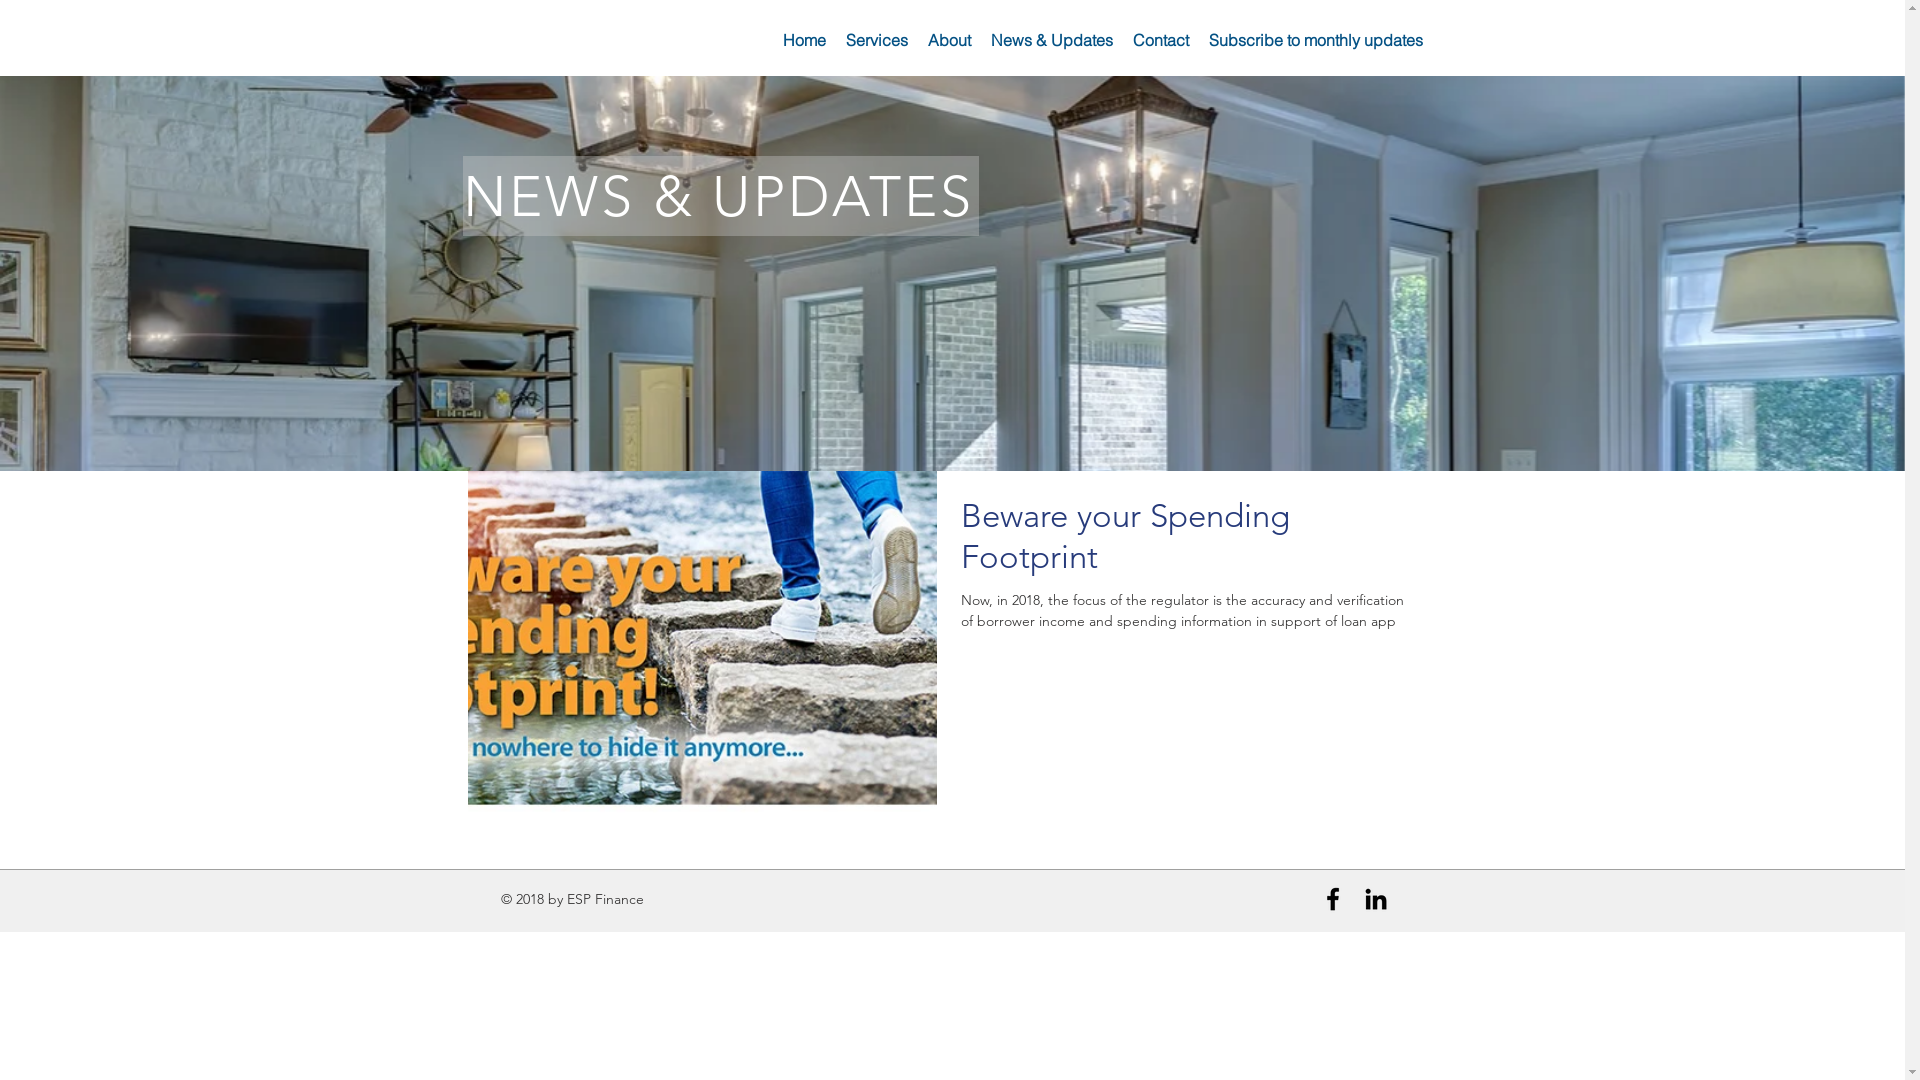 The width and height of the screenshot is (1920, 1080). I want to click on 'Contact', so click(1122, 39).